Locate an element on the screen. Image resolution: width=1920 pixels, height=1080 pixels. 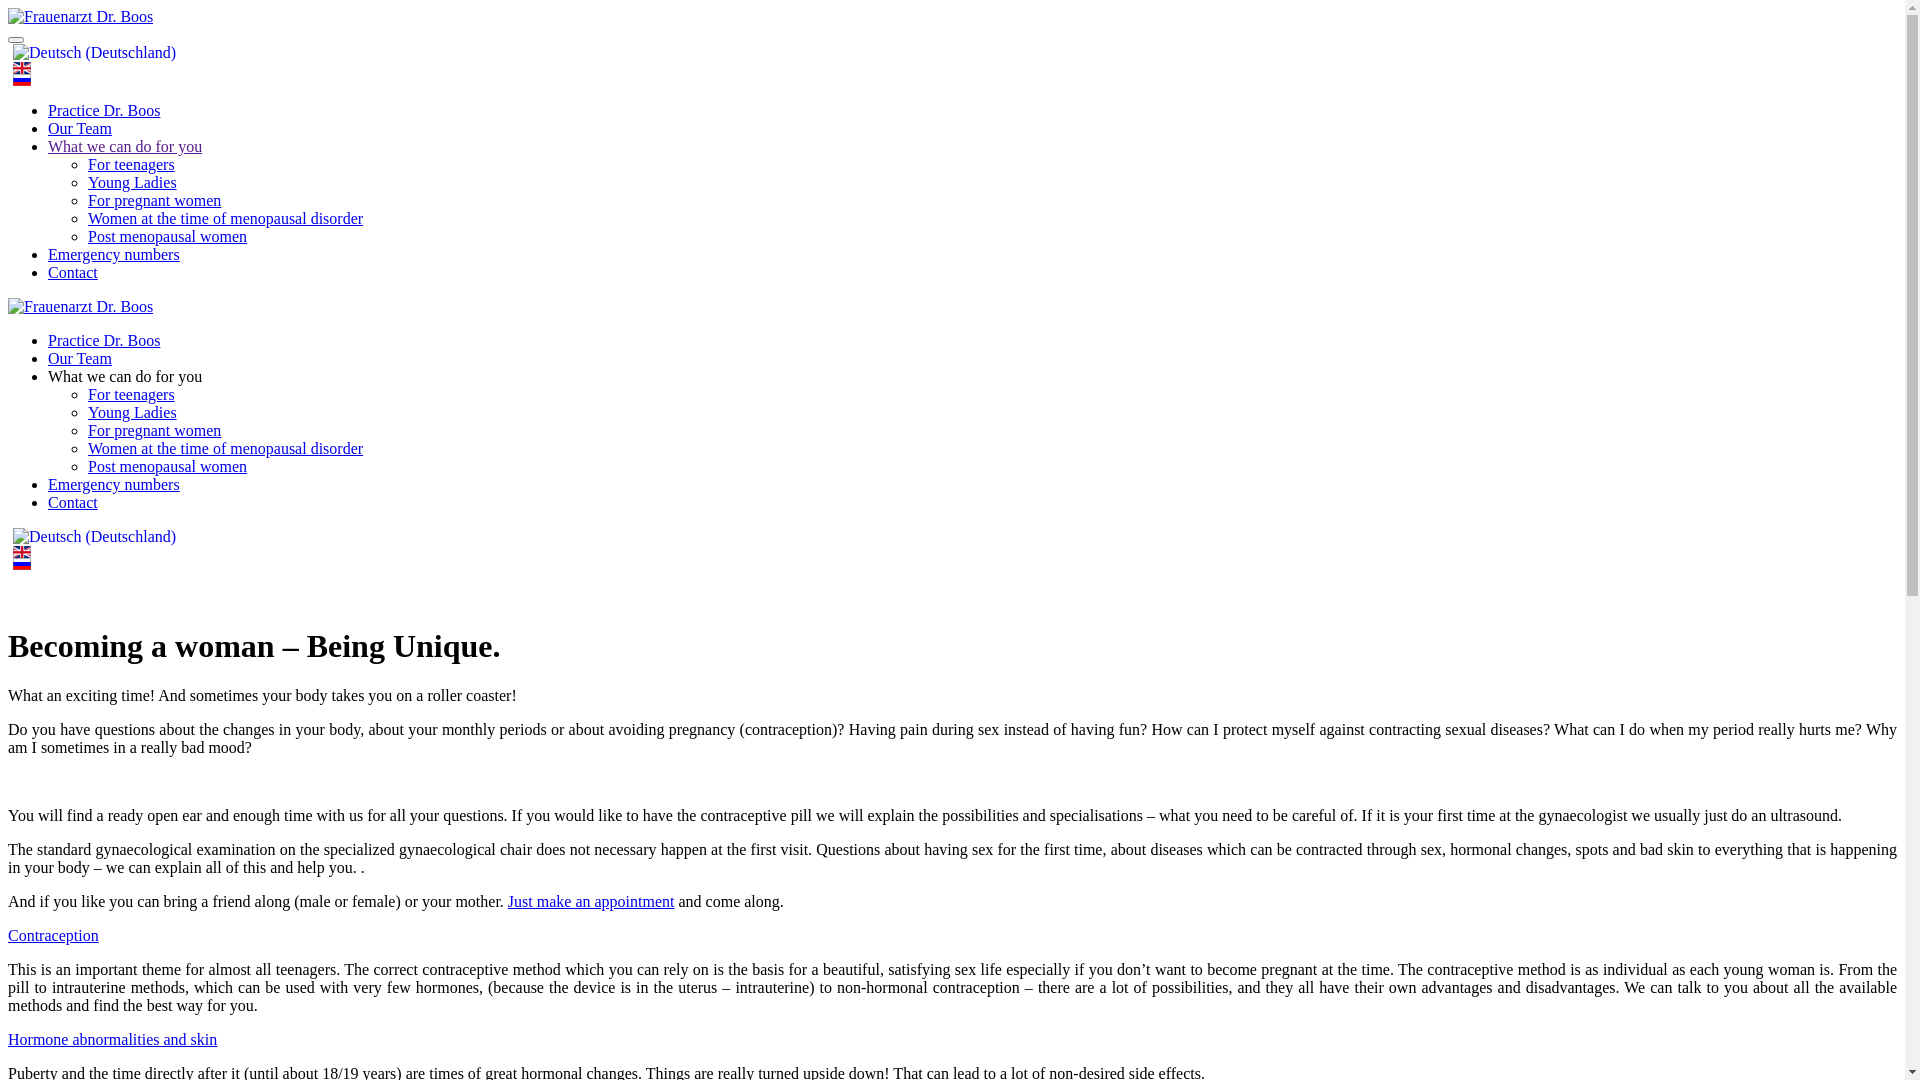
'Our Team' is located at coordinates (80, 128).